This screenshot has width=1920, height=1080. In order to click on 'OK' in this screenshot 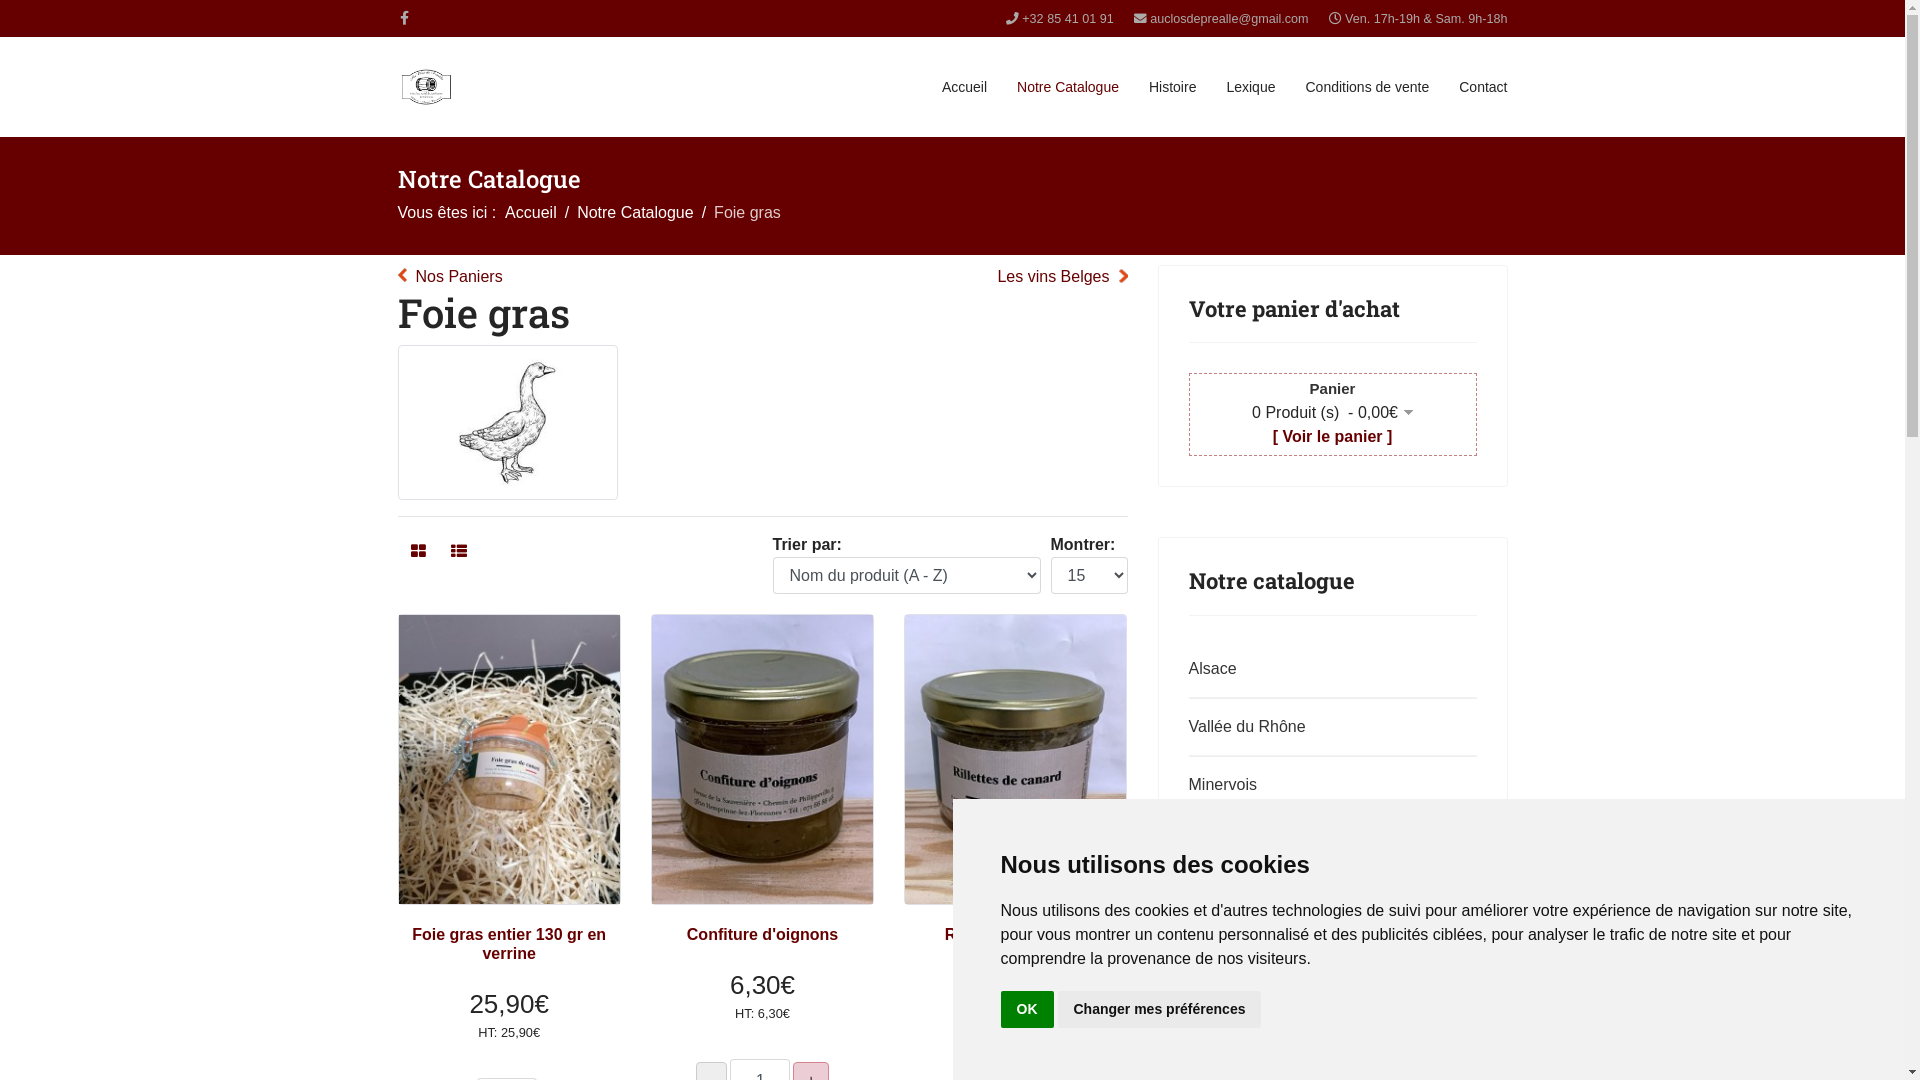, I will do `click(1026, 1009)`.